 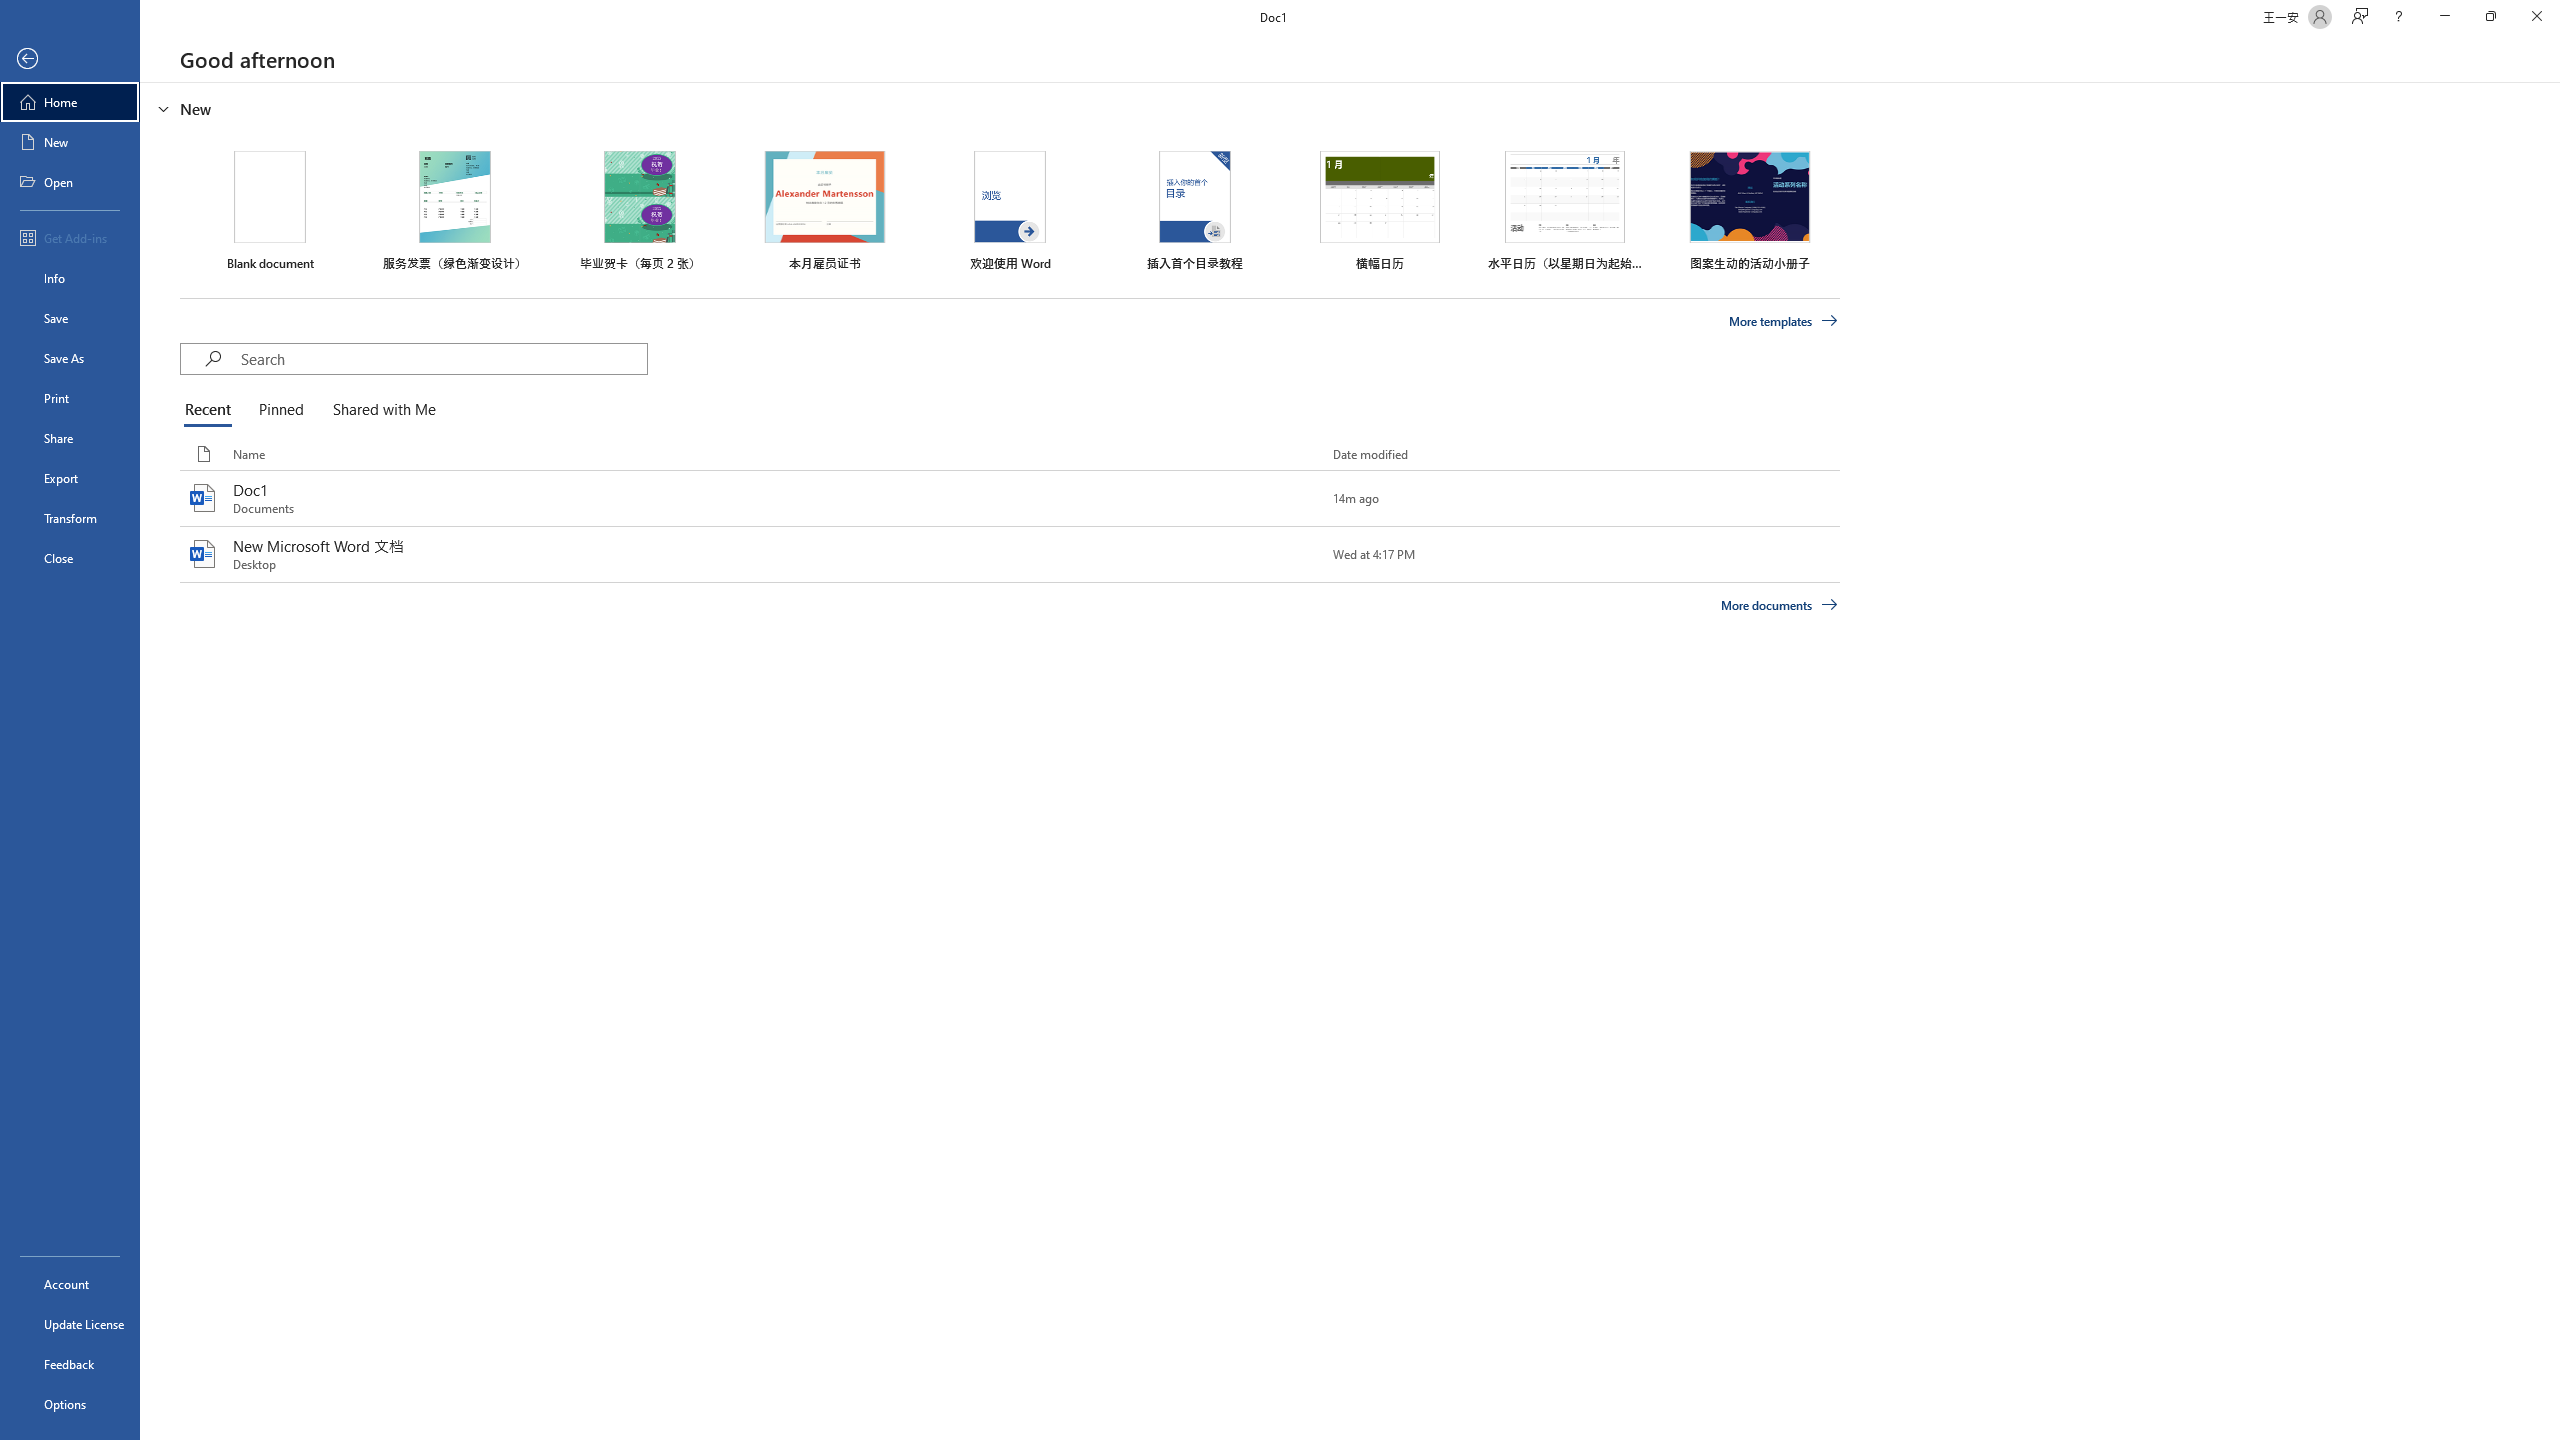 I want to click on 'Hide or show region', so click(x=163, y=107).